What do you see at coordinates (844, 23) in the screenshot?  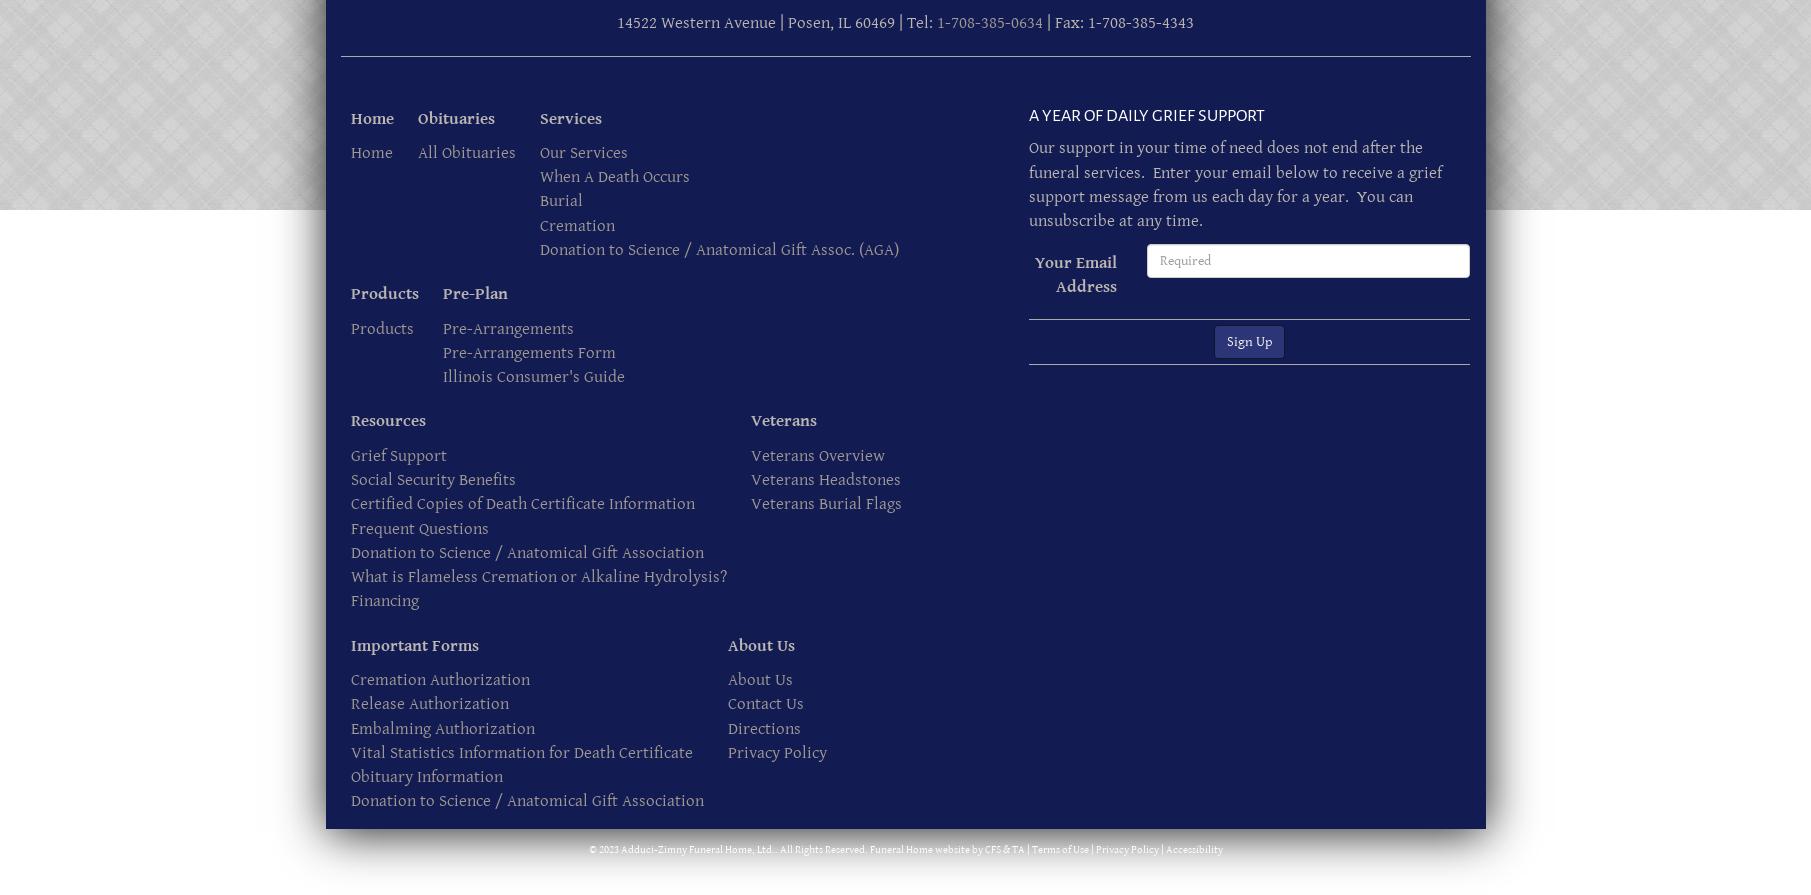 I see `'IL'` at bounding box center [844, 23].